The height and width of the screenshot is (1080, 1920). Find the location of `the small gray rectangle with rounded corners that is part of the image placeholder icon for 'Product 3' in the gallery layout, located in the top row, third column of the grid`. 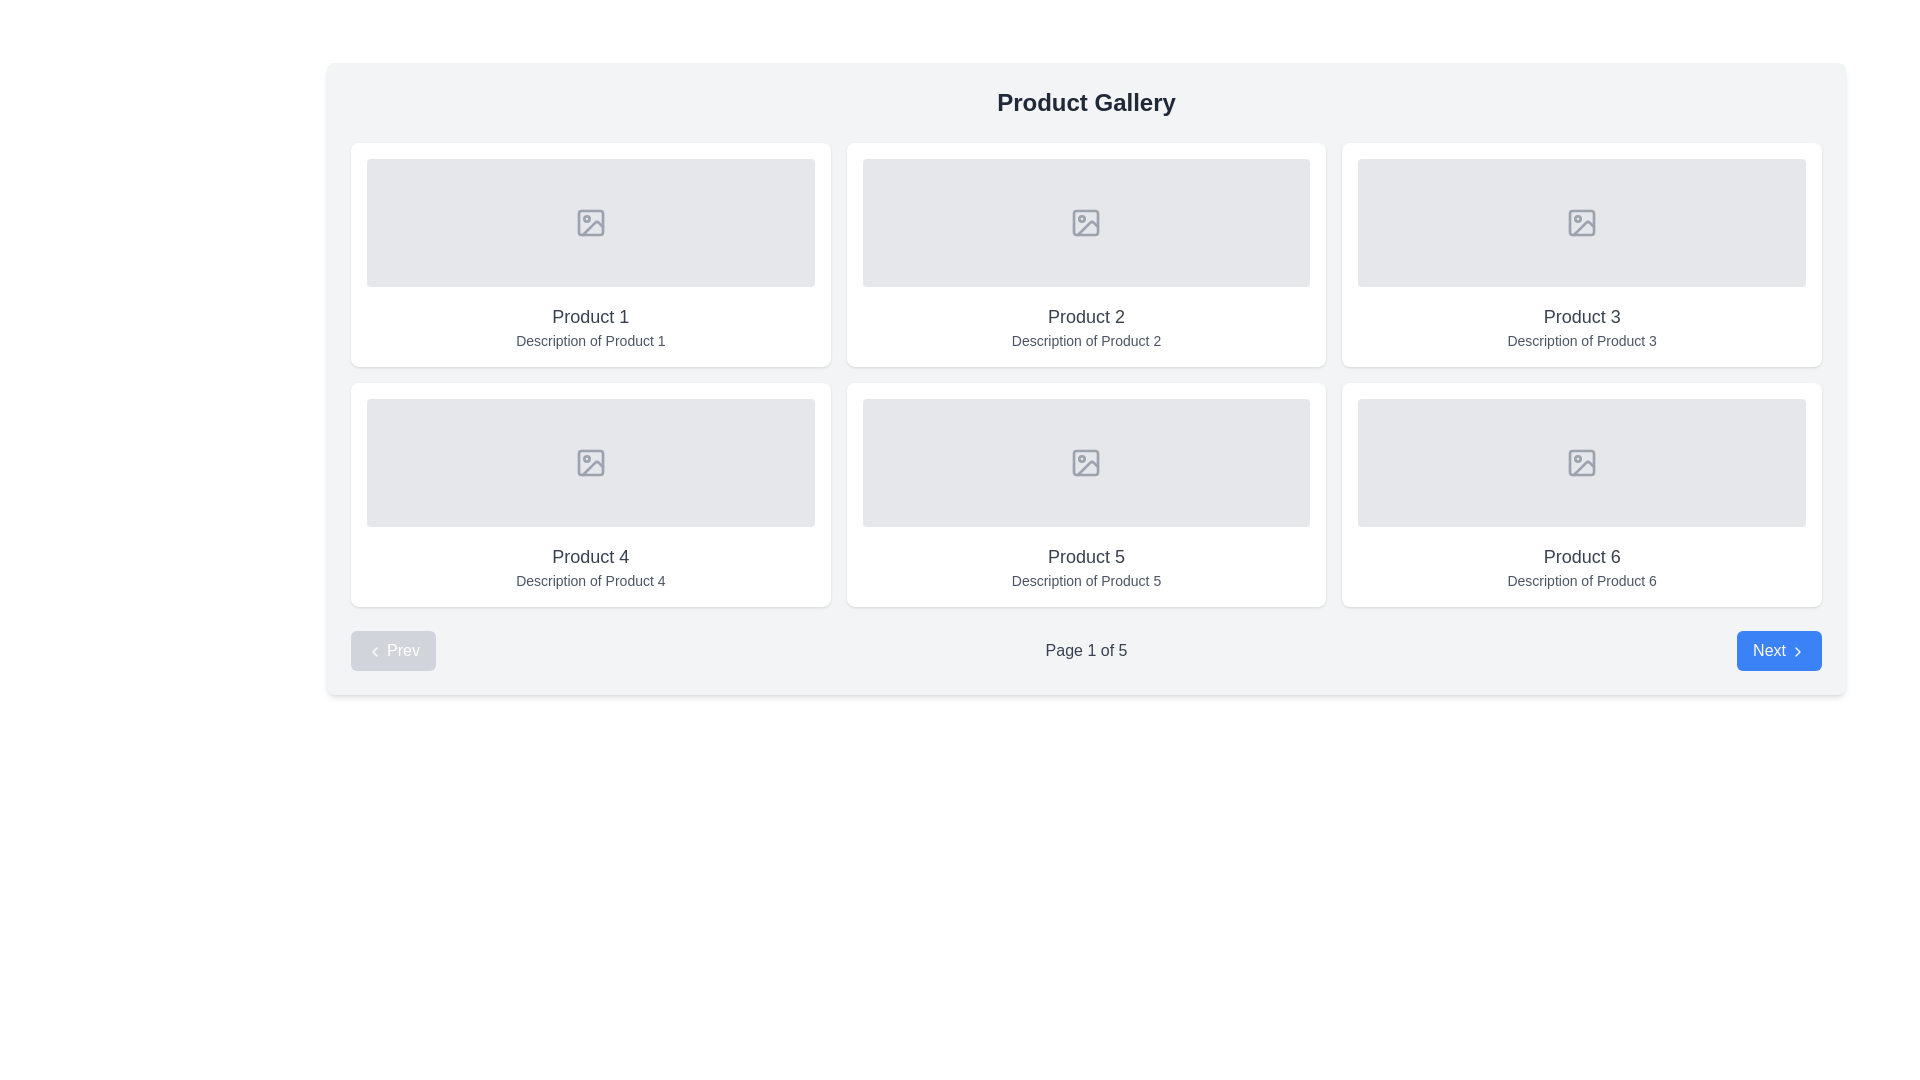

the small gray rectangle with rounded corners that is part of the image placeholder icon for 'Product 3' in the gallery layout, located in the top row, third column of the grid is located at coordinates (1581, 223).